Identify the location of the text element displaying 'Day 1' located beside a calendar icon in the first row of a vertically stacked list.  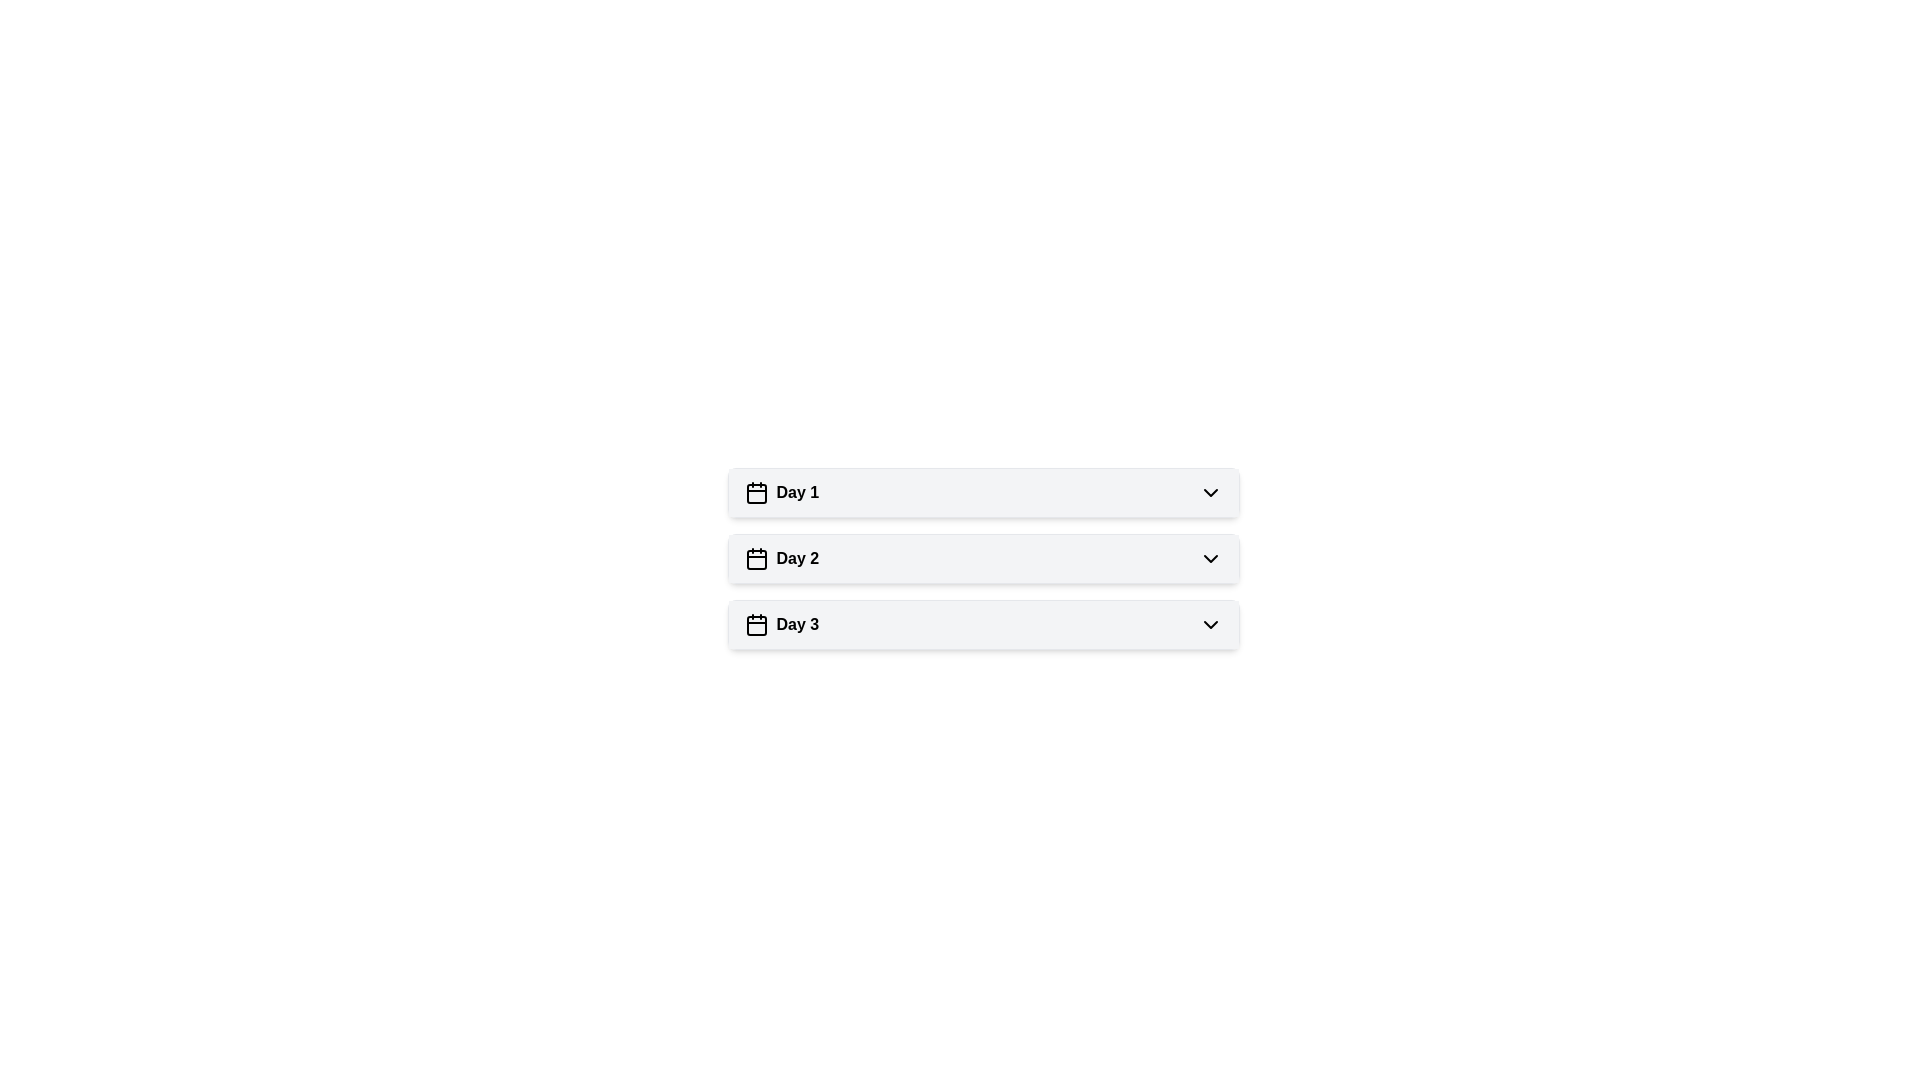
(796, 493).